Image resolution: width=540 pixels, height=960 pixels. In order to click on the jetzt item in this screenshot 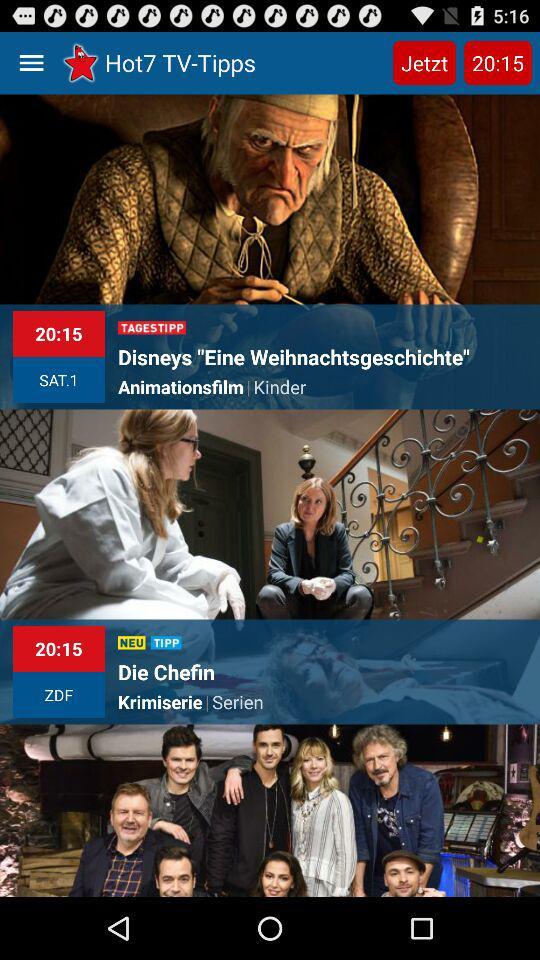, I will do `click(423, 62)`.